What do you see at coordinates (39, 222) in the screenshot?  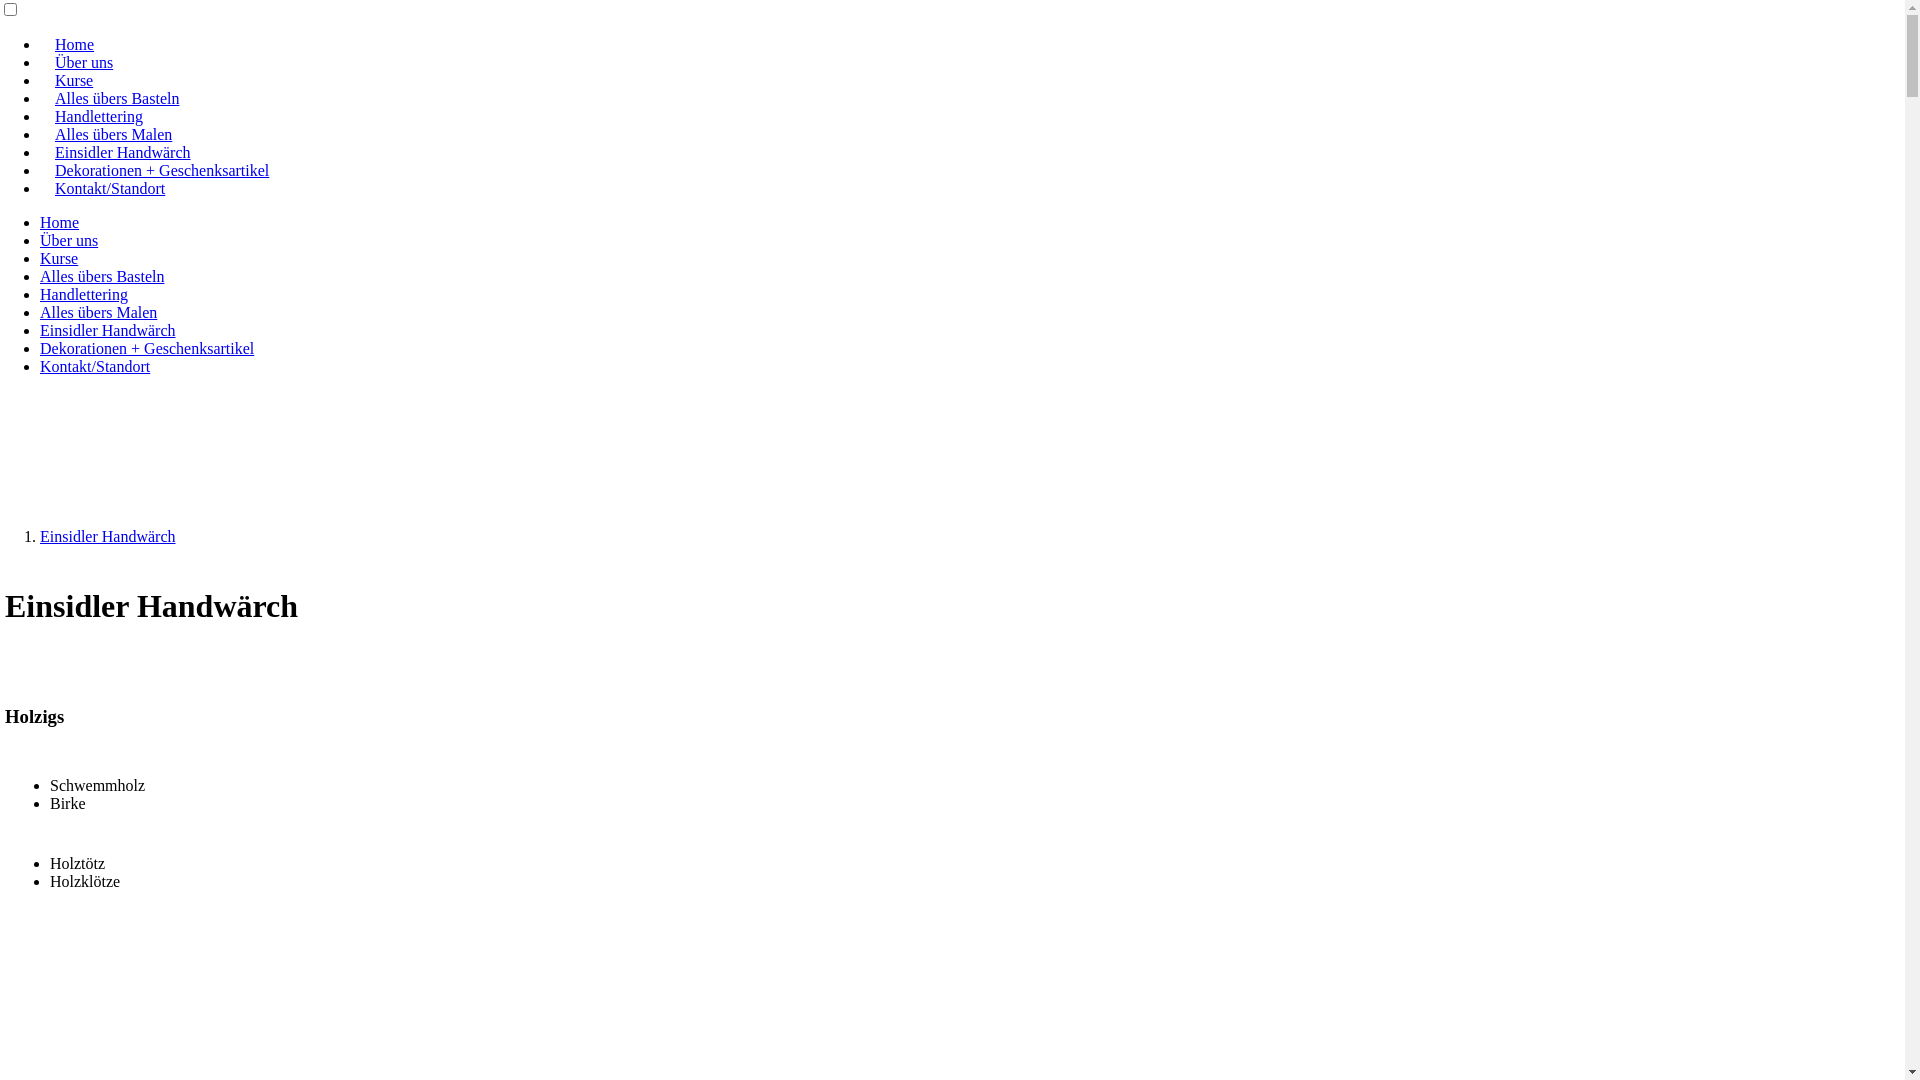 I see `'Home'` at bounding box center [39, 222].